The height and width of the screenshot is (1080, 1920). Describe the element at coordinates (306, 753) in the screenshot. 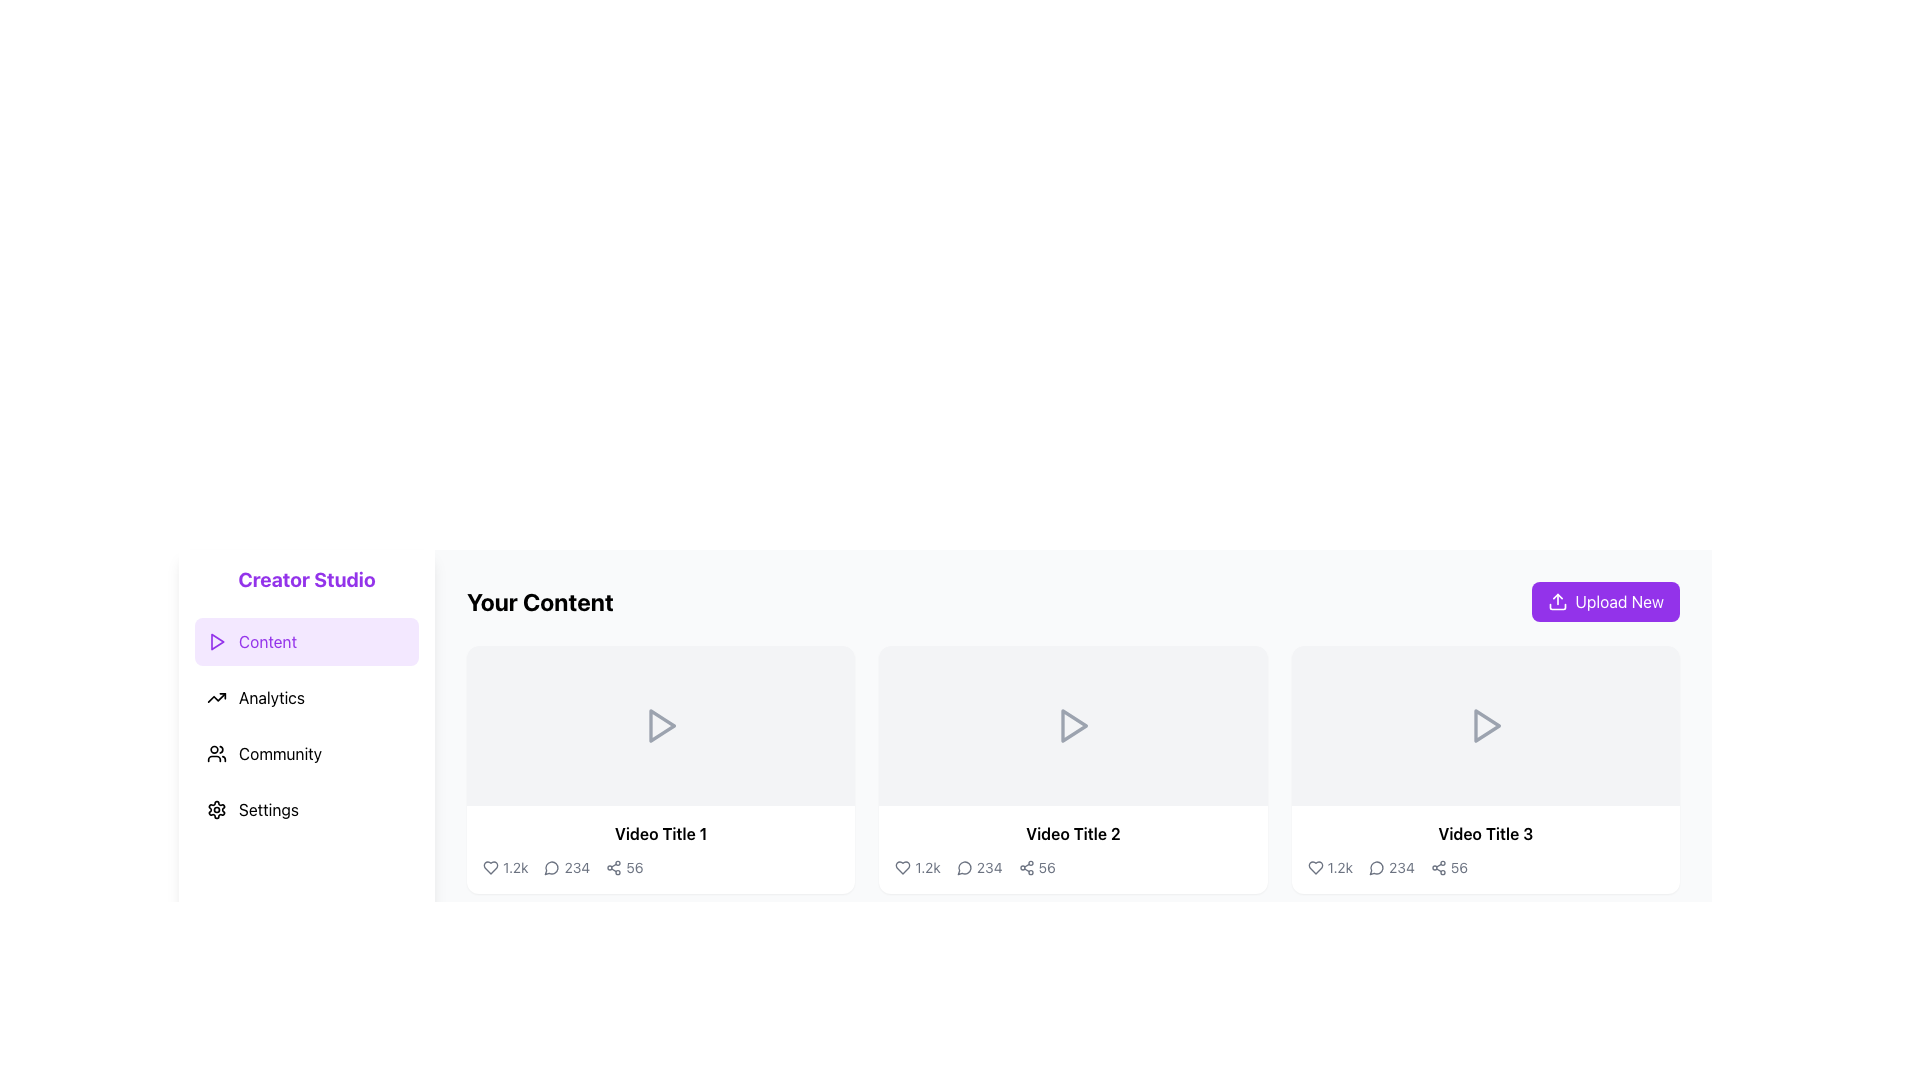

I see `the 'Community' navigation button, which is the third item in the vertical menu on the left side of the interface` at that location.